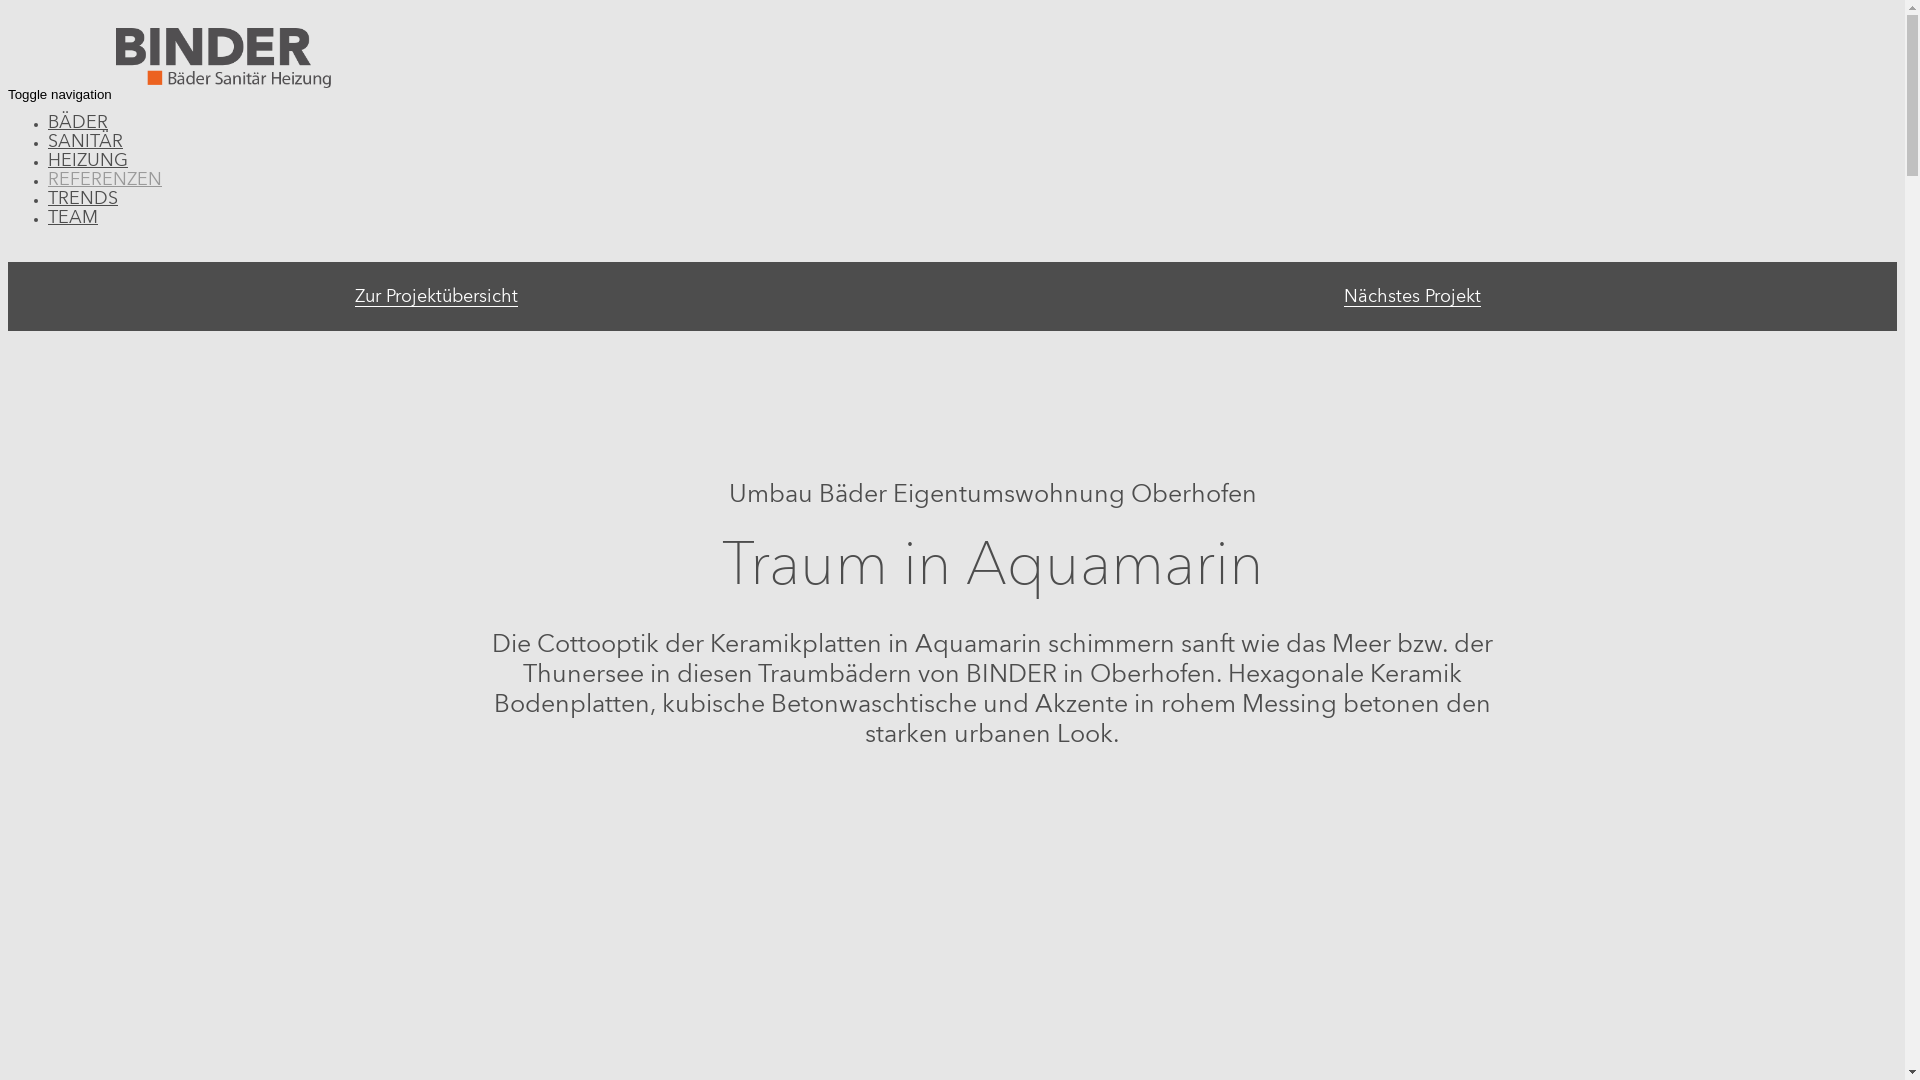 The image size is (1920, 1080). Describe the element at coordinates (81, 193) in the screenshot. I see `'TRENDS'` at that location.